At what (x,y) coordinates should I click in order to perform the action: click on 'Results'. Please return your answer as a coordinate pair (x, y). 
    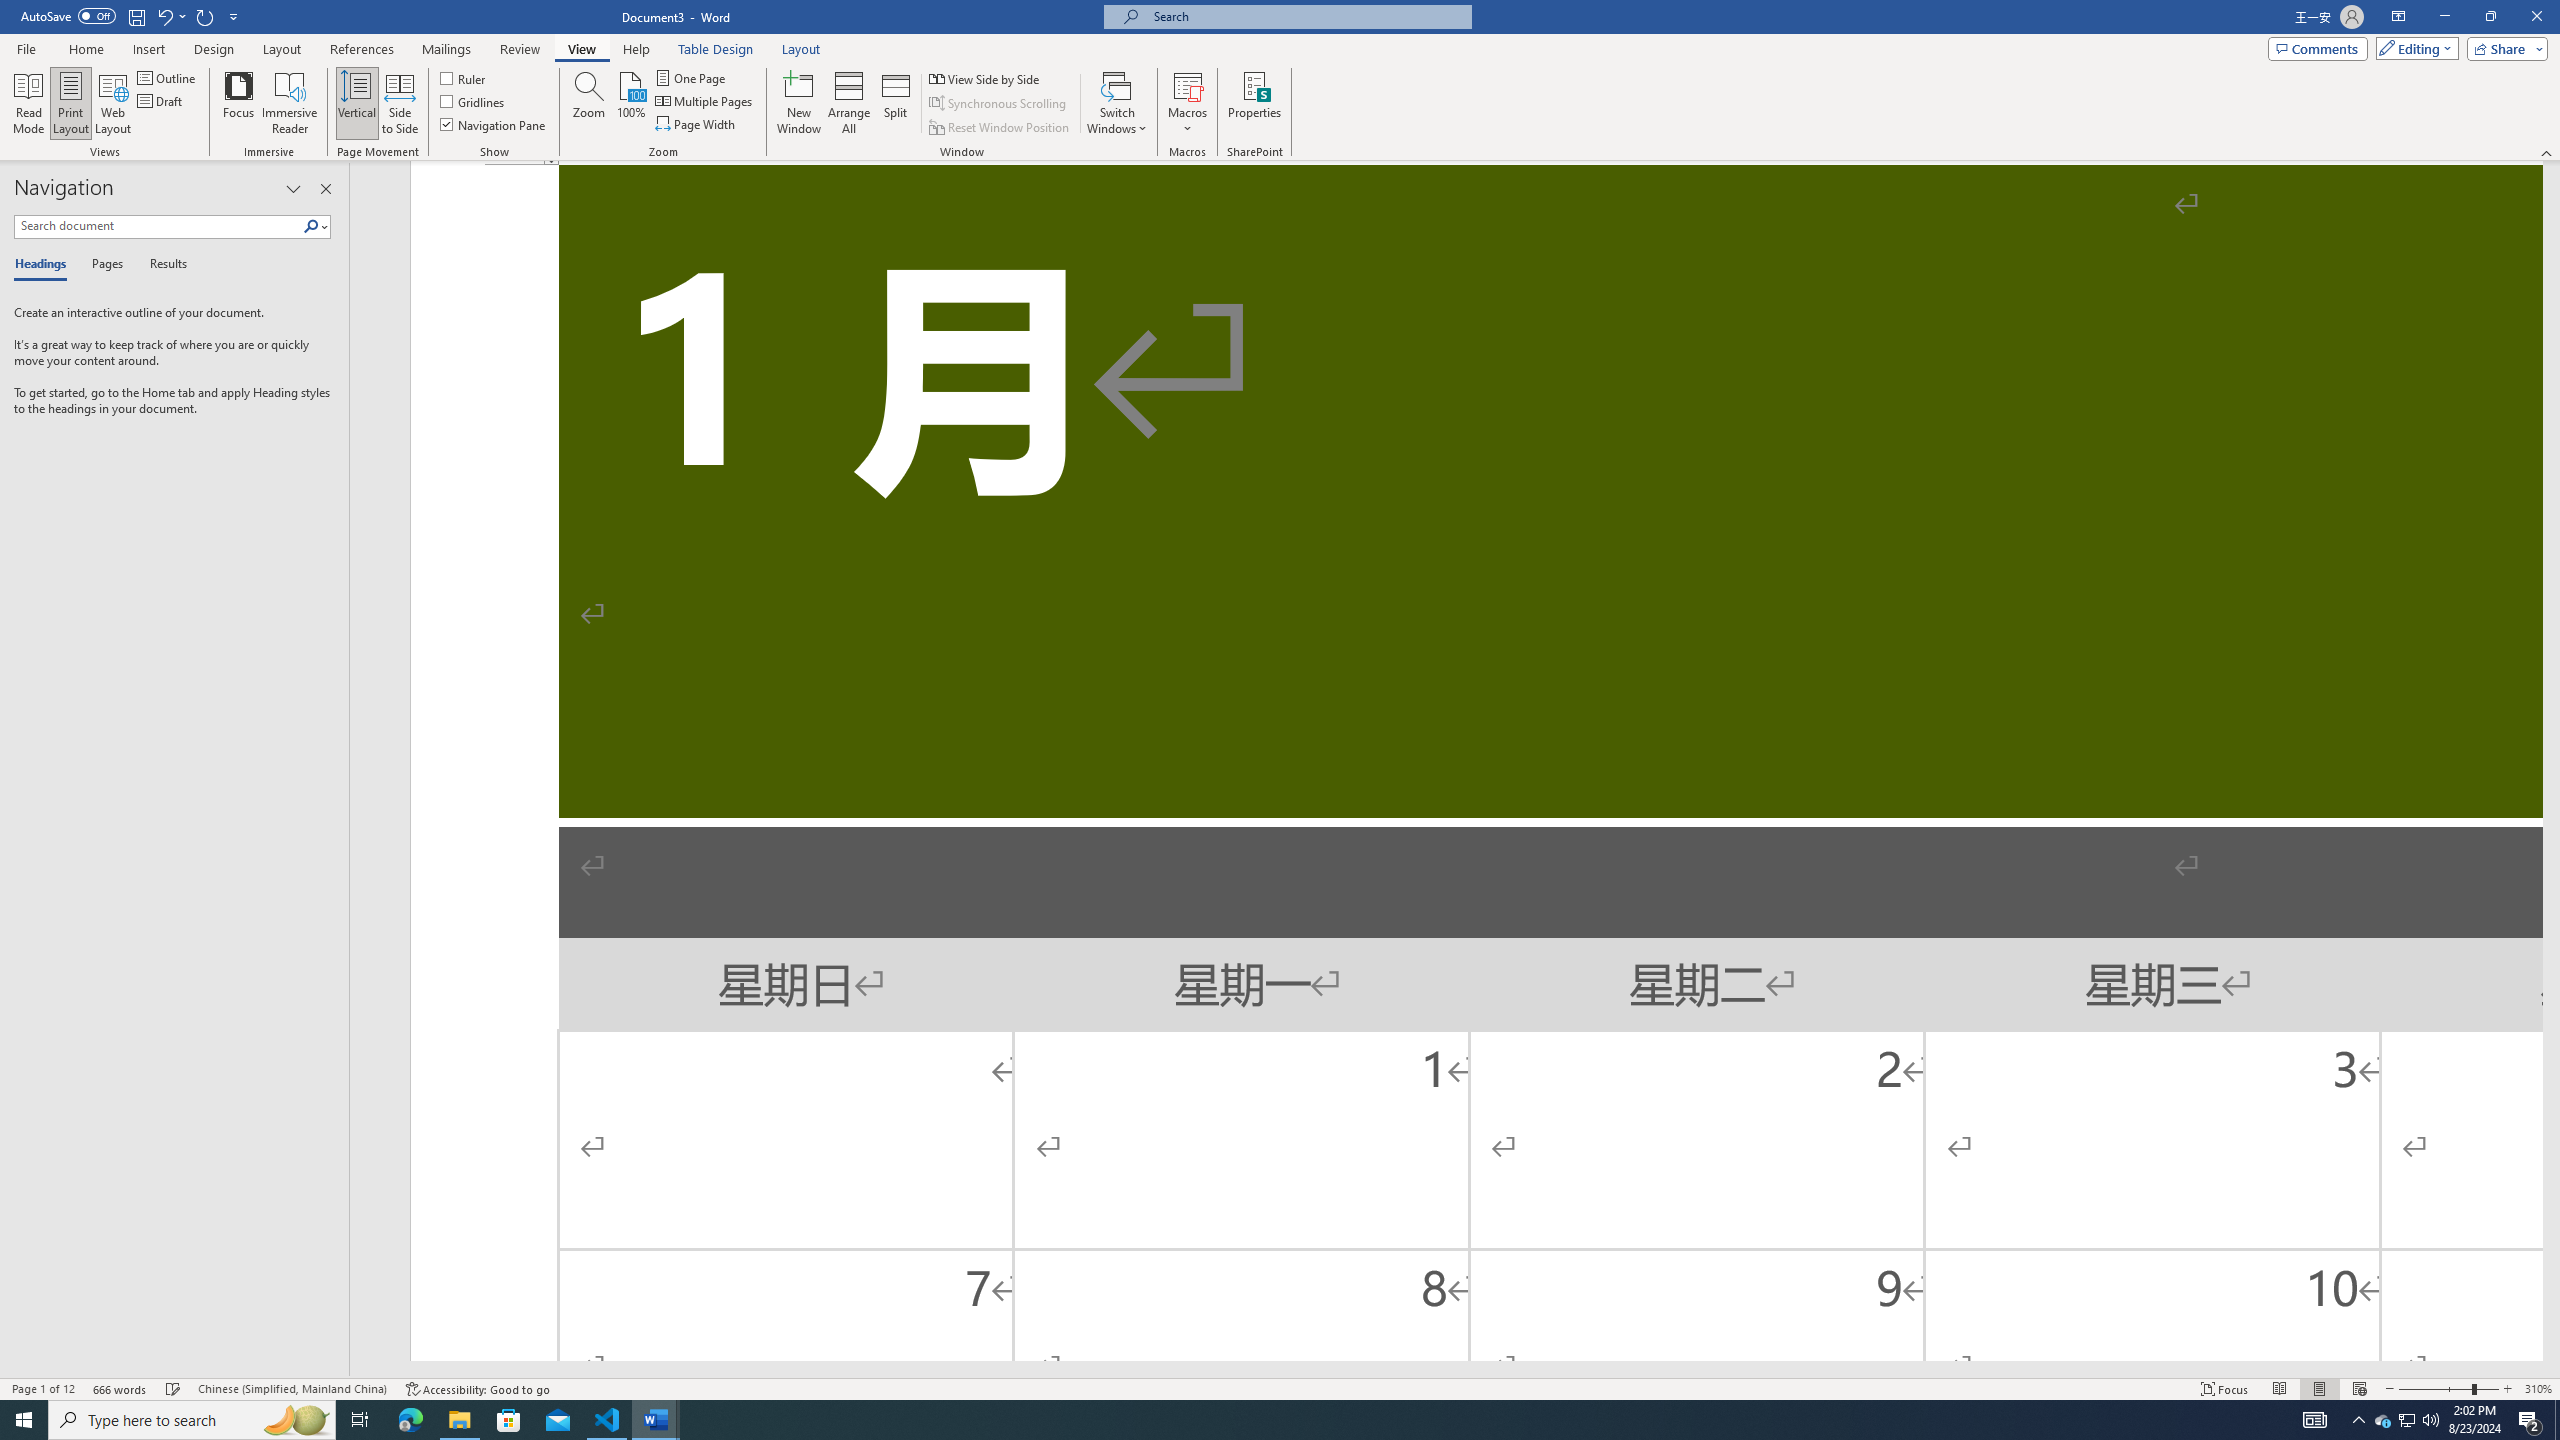
    Looking at the image, I should click on (160, 264).